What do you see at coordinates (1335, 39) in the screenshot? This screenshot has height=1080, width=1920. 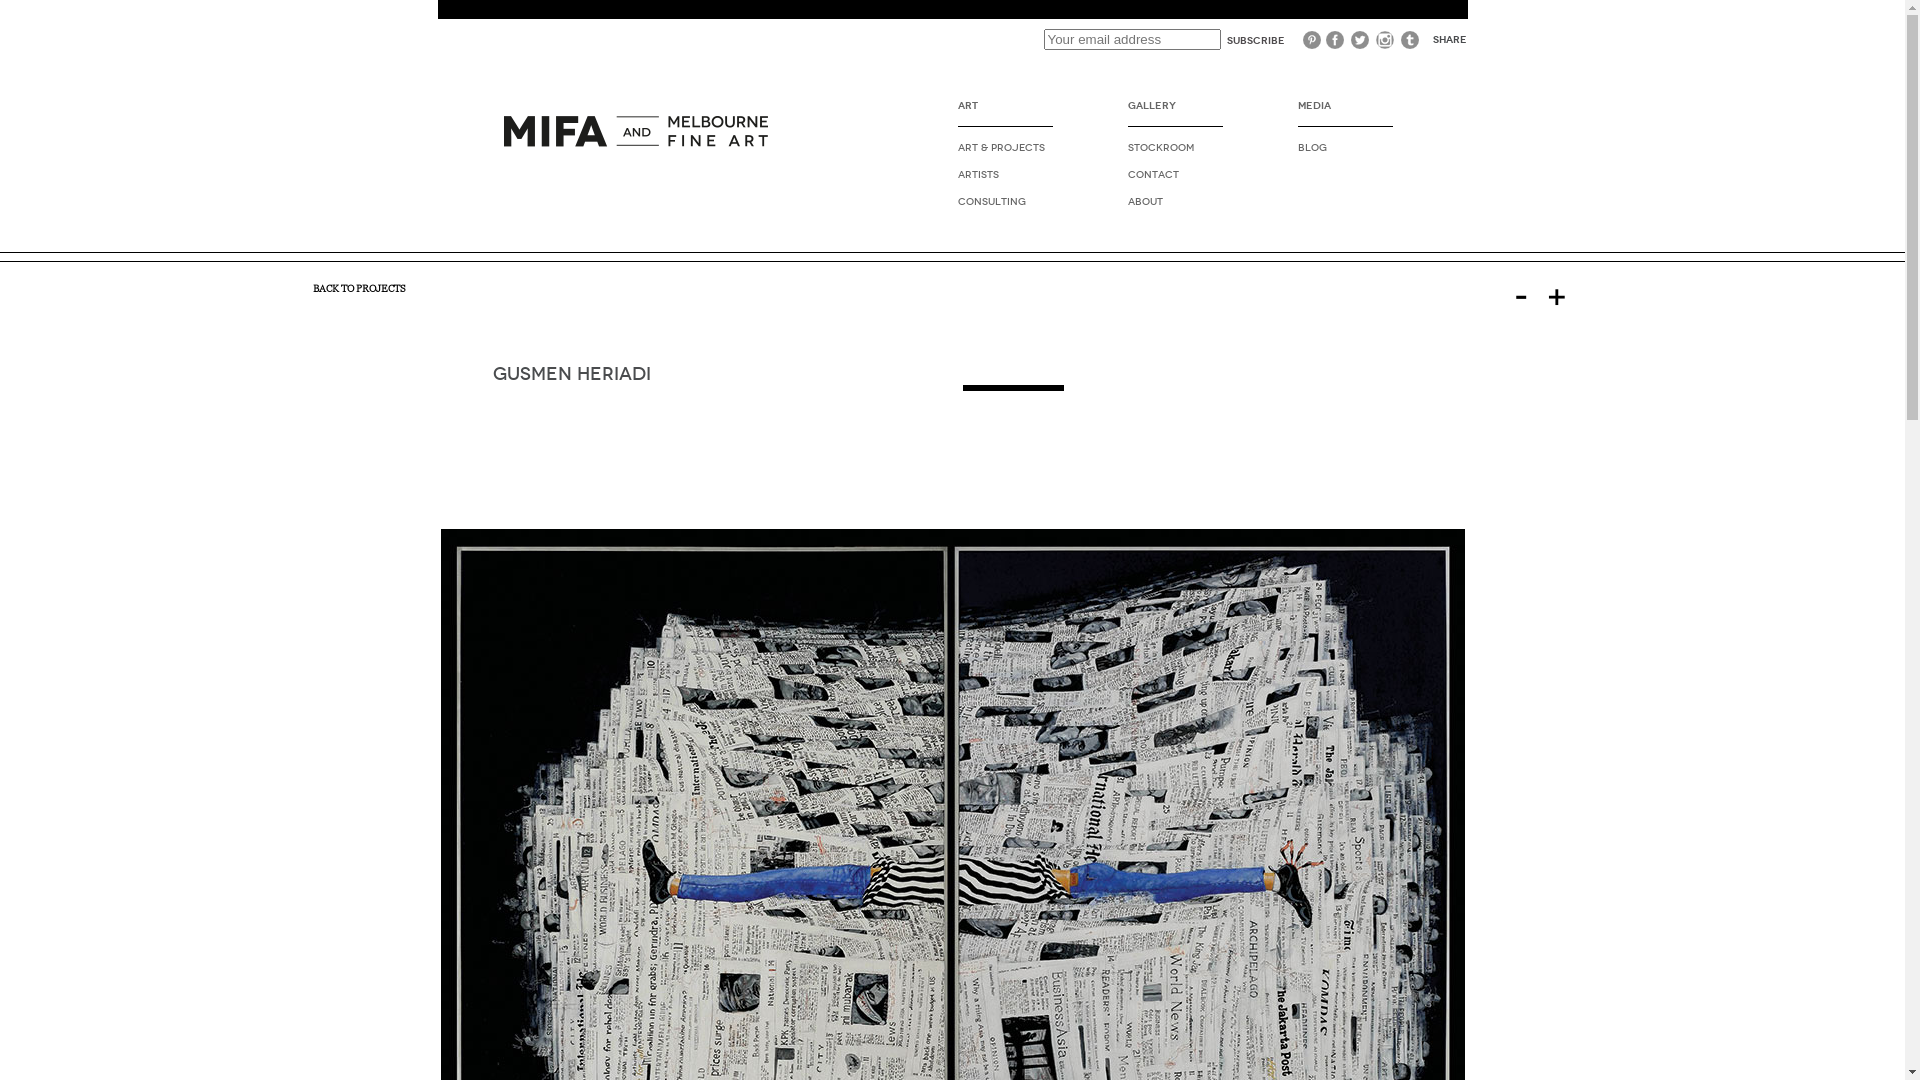 I see `'Facebook'` at bounding box center [1335, 39].